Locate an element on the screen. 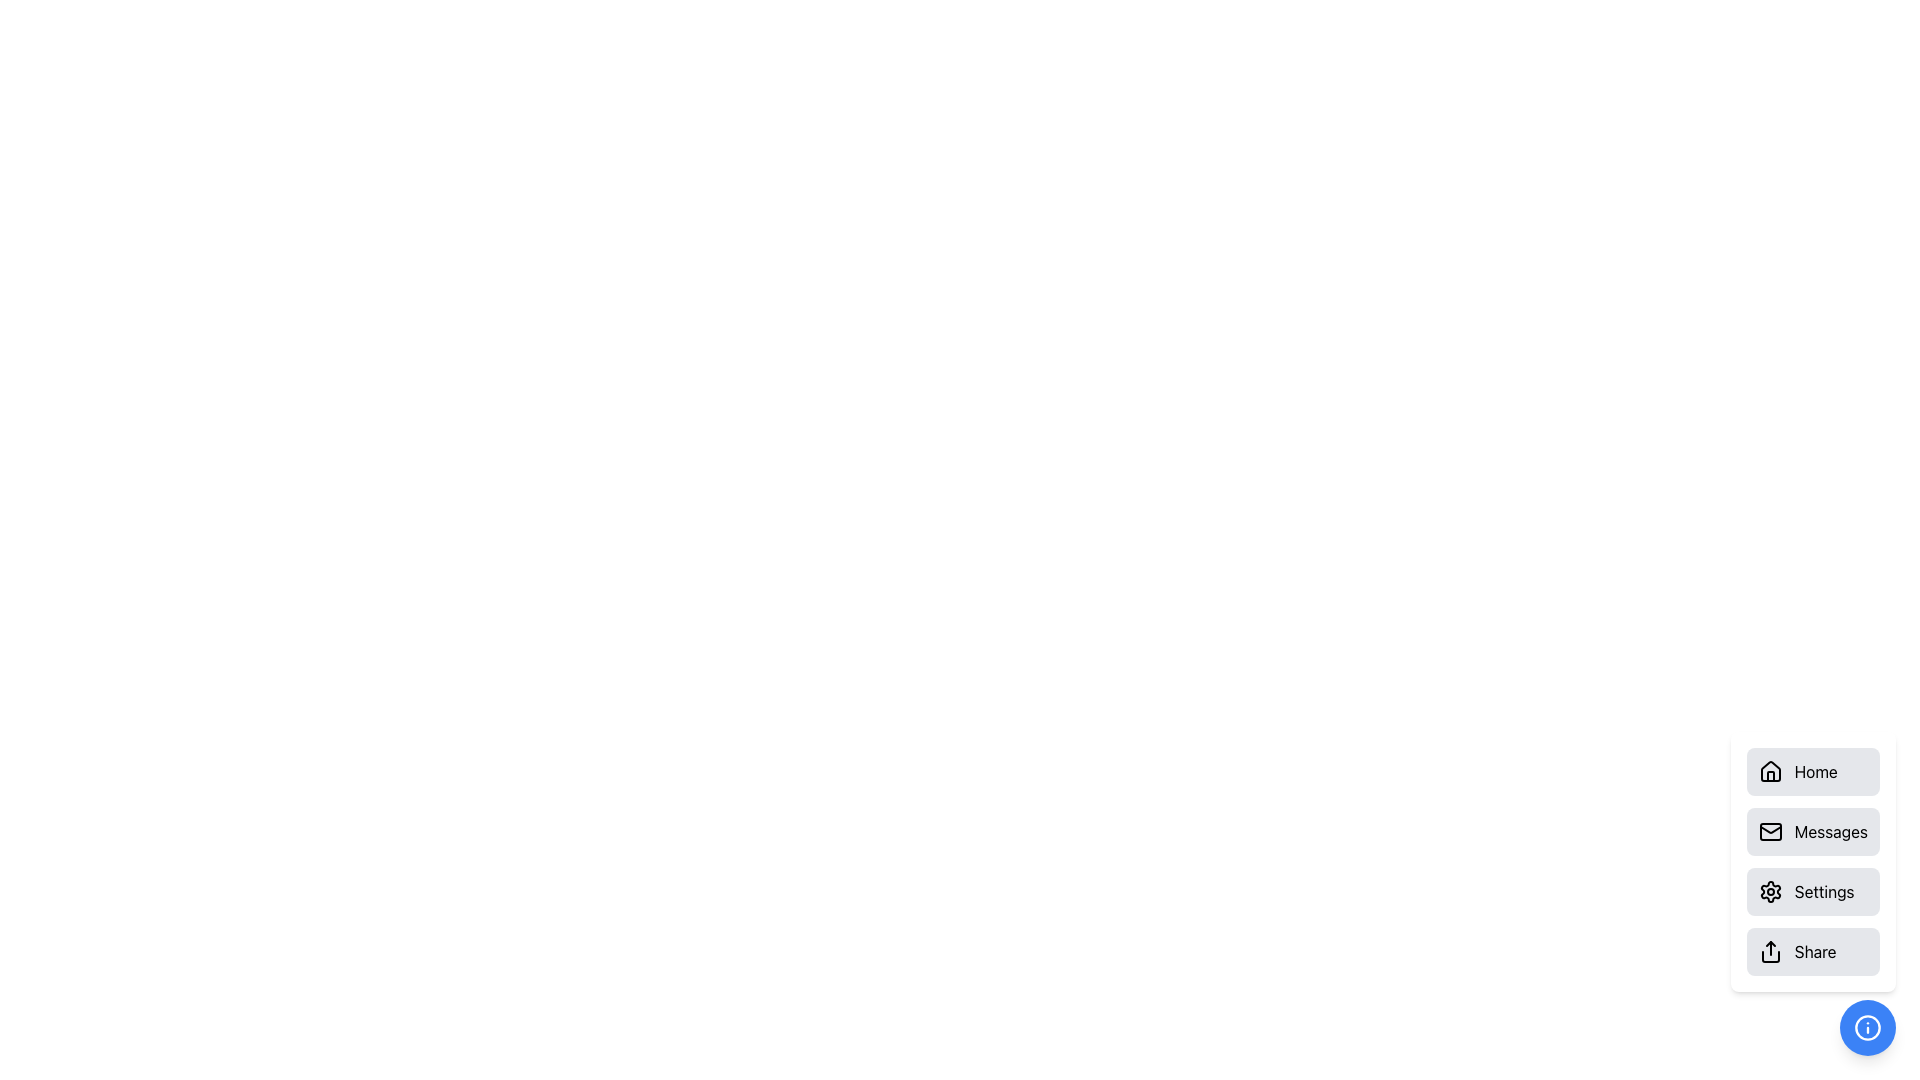 The image size is (1920, 1080). the 'Settings' icon, which includes a gear icon and the label 'Settings', located as the third option in the vertical list of menu items on the right side of the interface is located at coordinates (1770, 890).